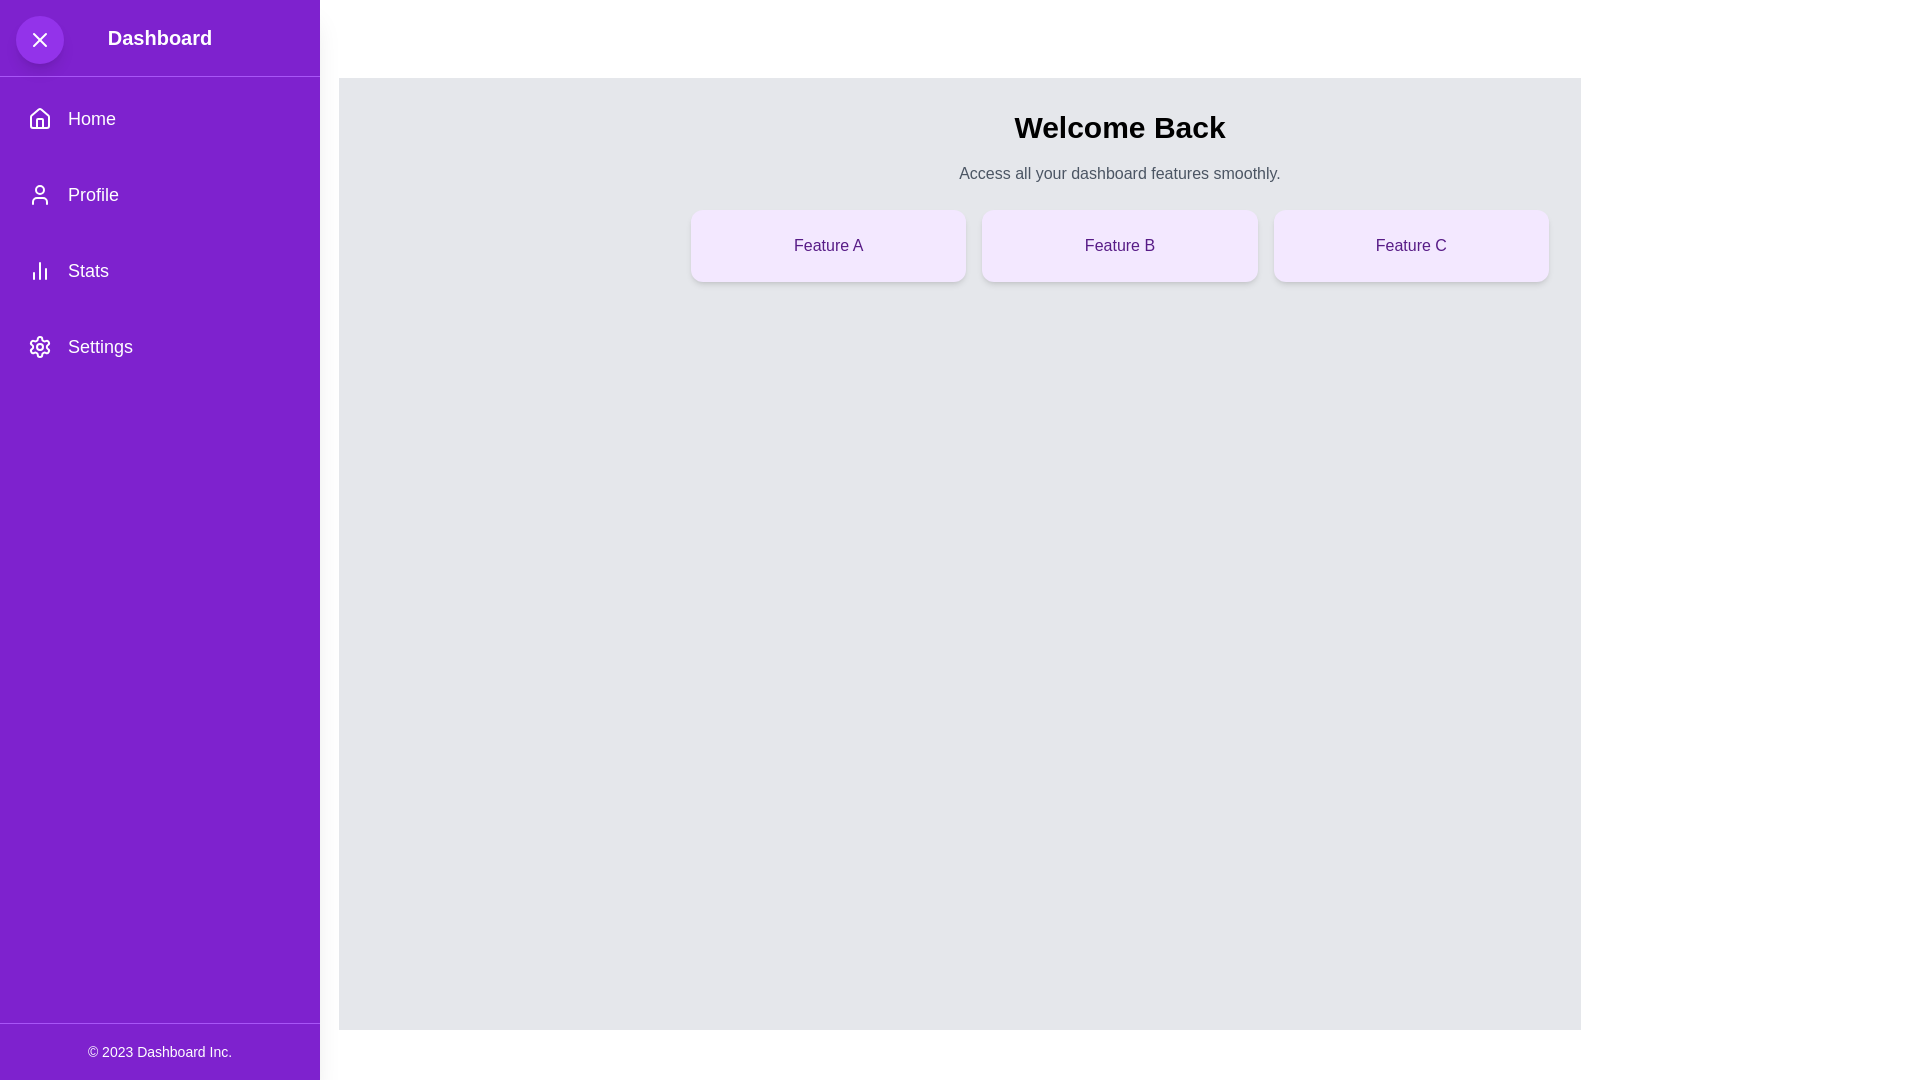 Image resolution: width=1920 pixels, height=1080 pixels. Describe the element at coordinates (73, 195) in the screenshot. I see `the 'Profile' menu item` at that location.